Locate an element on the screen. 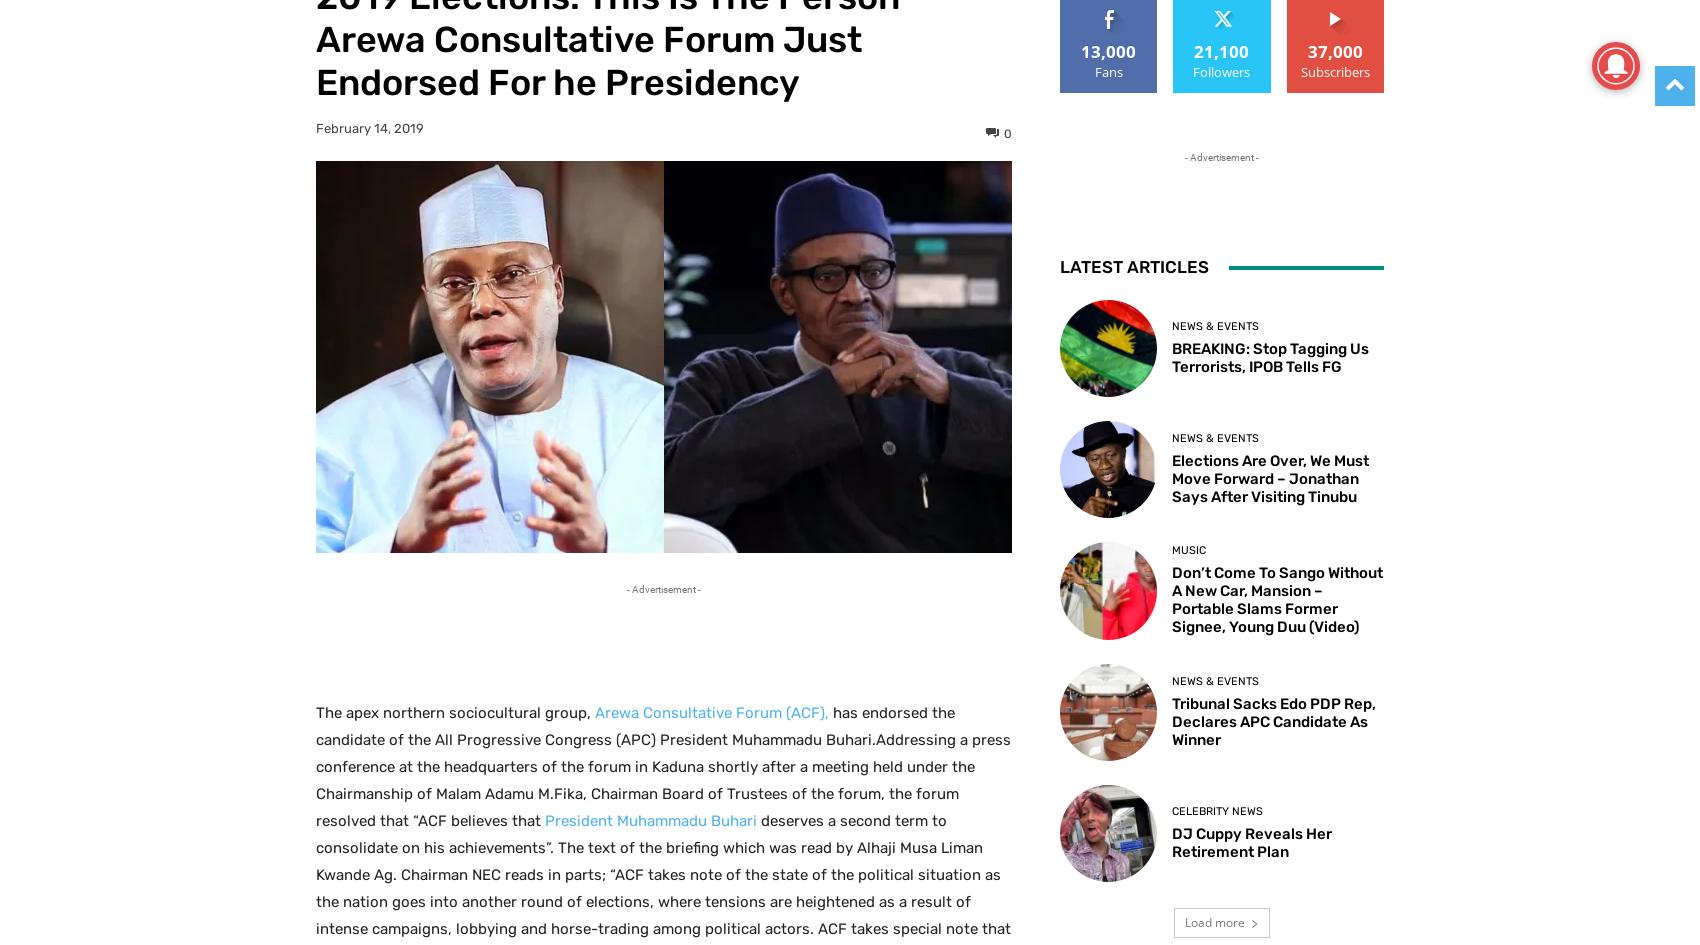  '21,100' is located at coordinates (1193, 51).